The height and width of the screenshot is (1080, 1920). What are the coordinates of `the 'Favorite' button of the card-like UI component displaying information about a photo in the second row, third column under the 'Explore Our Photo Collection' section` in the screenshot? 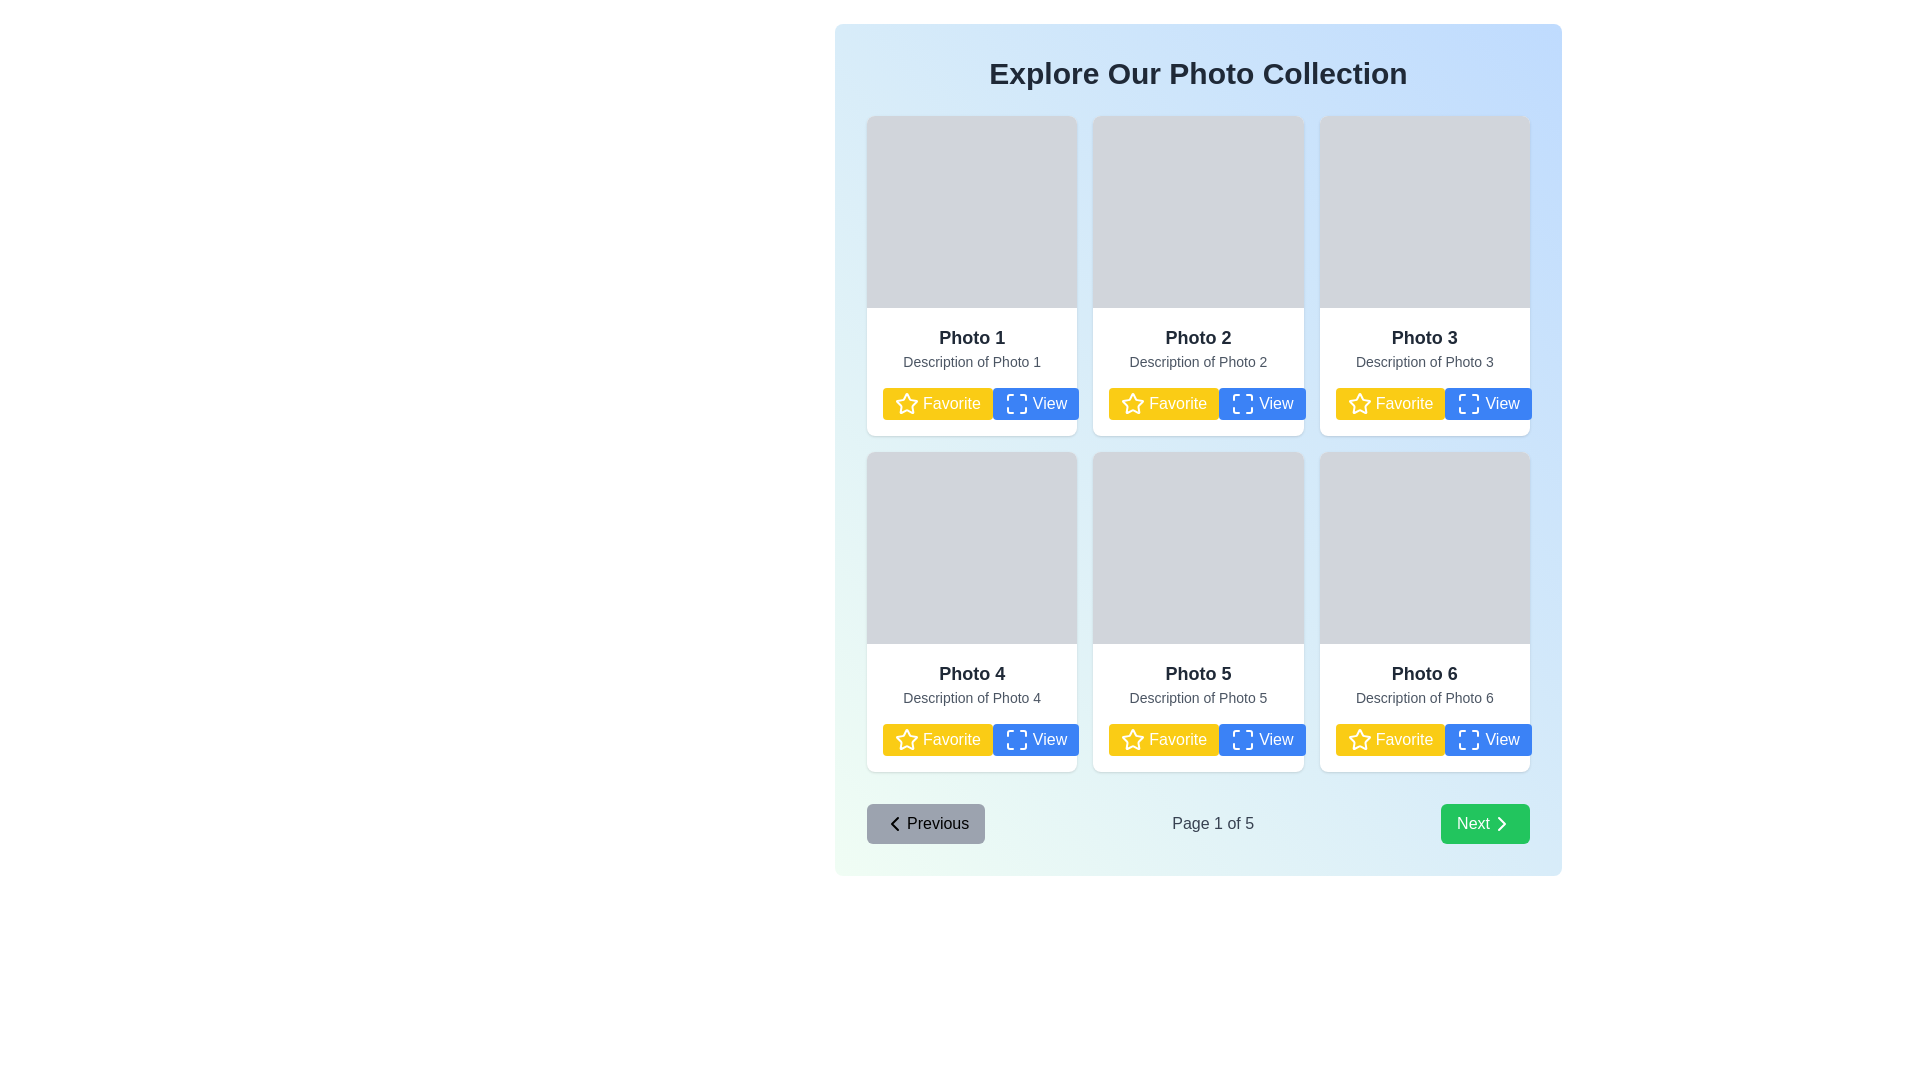 It's located at (1423, 371).